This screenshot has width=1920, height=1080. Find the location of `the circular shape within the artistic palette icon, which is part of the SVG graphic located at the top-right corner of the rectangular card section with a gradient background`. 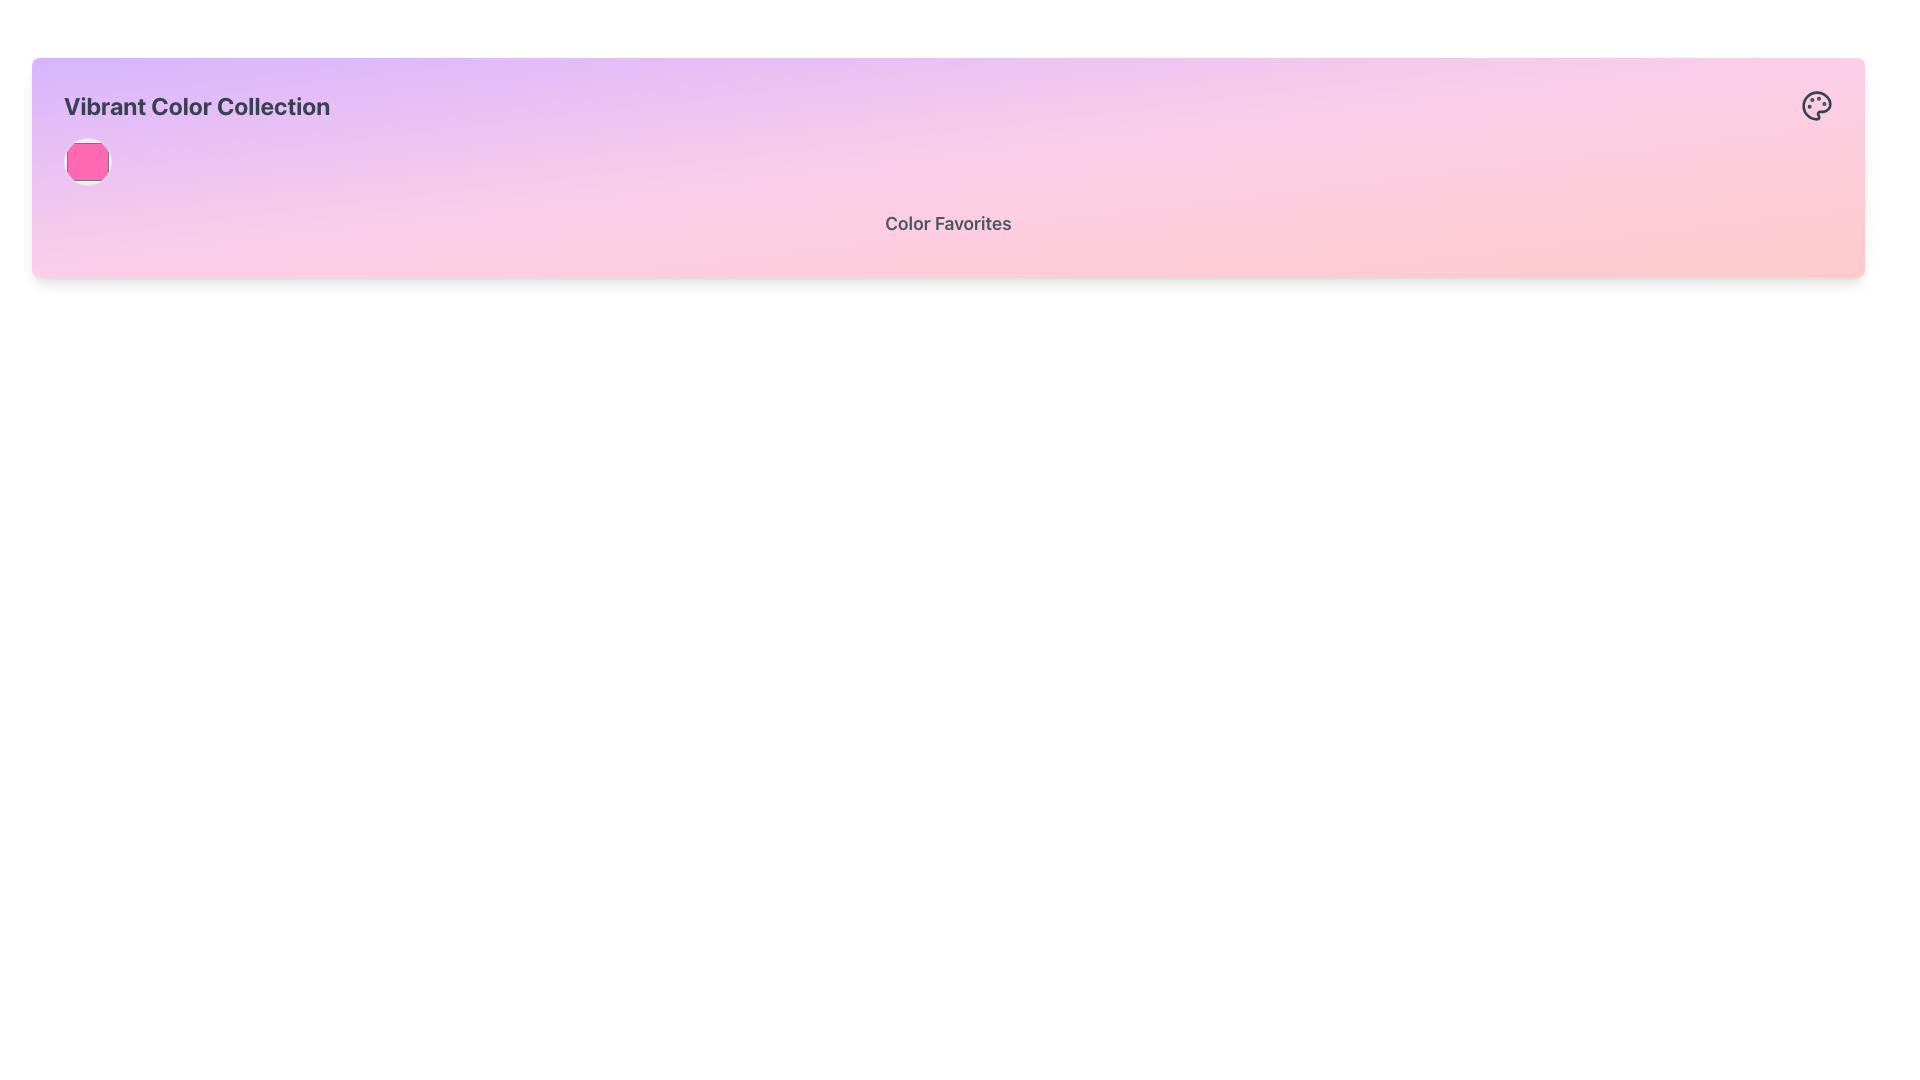

the circular shape within the artistic palette icon, which is part of the SVG graphic located at the top-right corner of the rectangular card section with a gradient background is located at coordinates (1816, 105).